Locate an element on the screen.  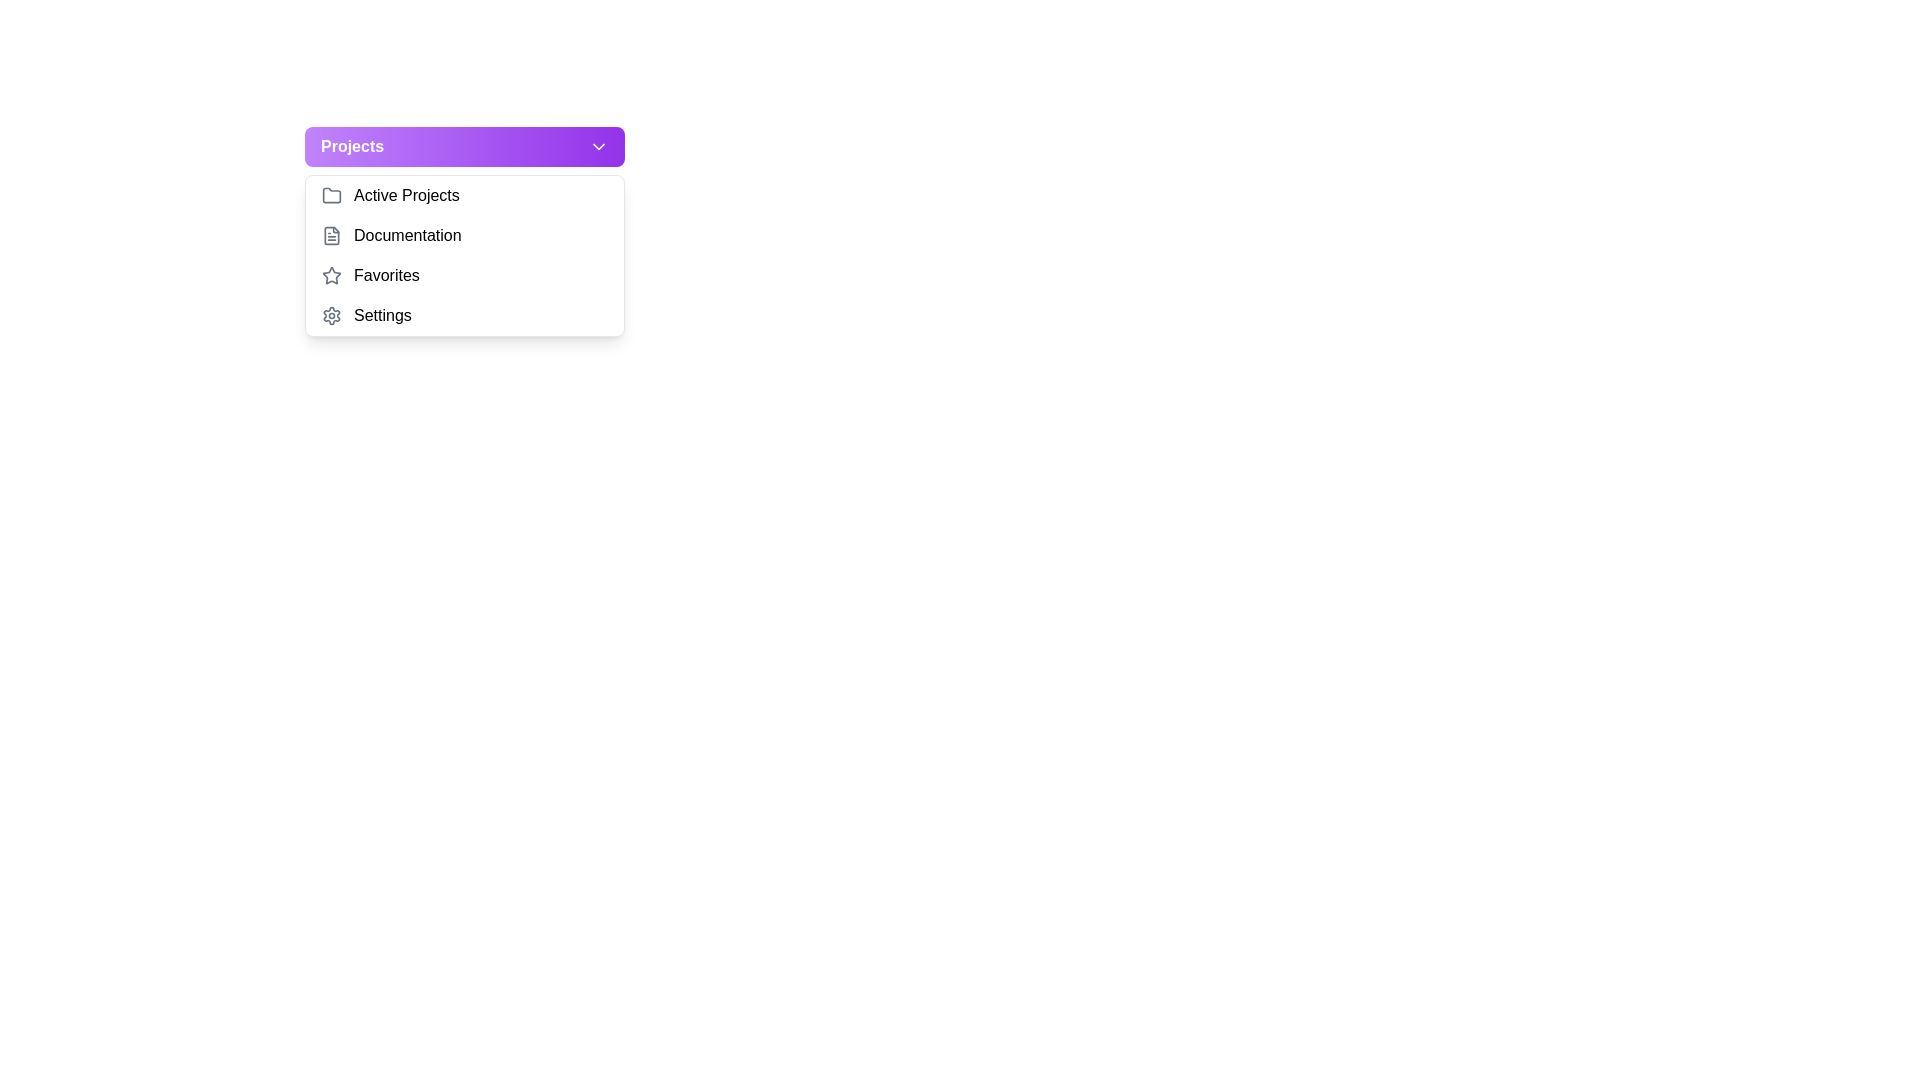
the text label displaying 'Projects' in bold sans-serif font, located in the middle-left of the purple gradient header is located at coordinates (352, 145).